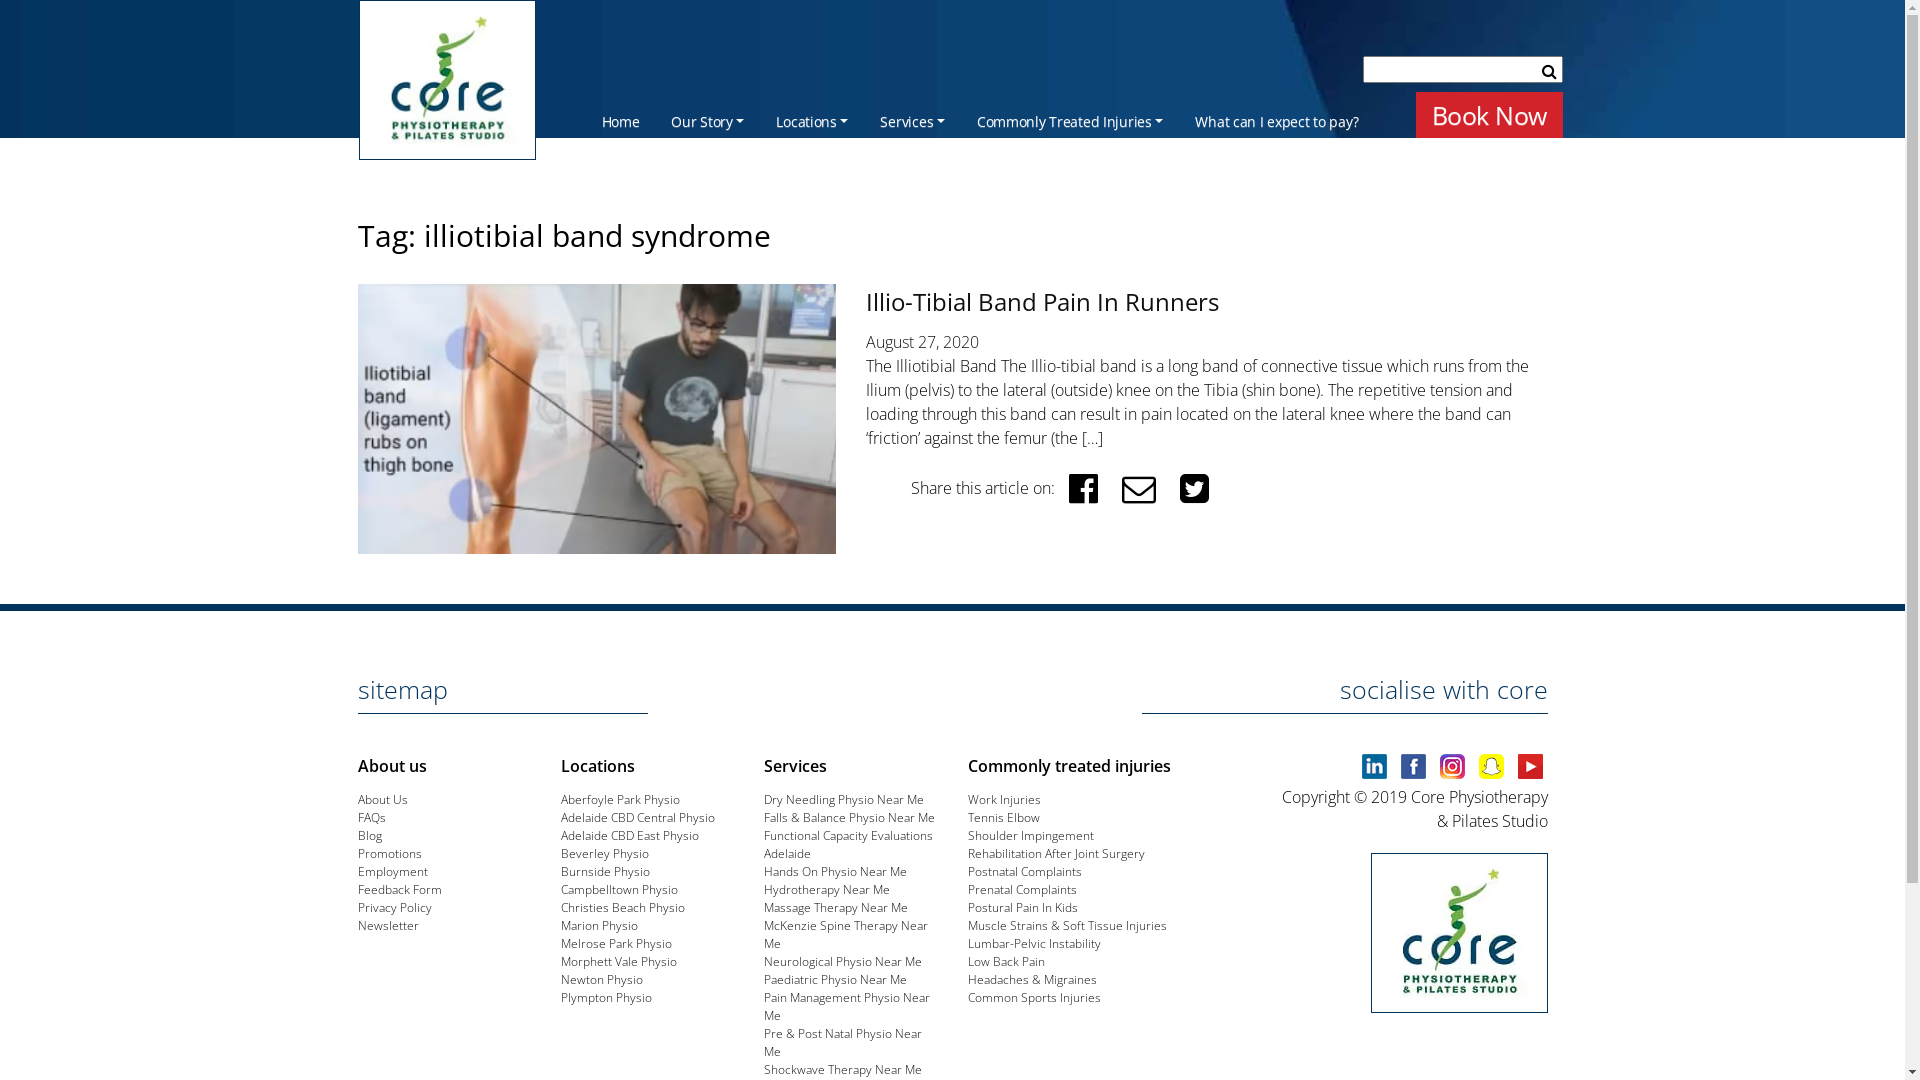 This screenshot has height=1080, width=1920. What do you see at coordinates (1004, 798) in the screenshot?
I see `'Work Injuries'` at bounding box center [1004, 798].